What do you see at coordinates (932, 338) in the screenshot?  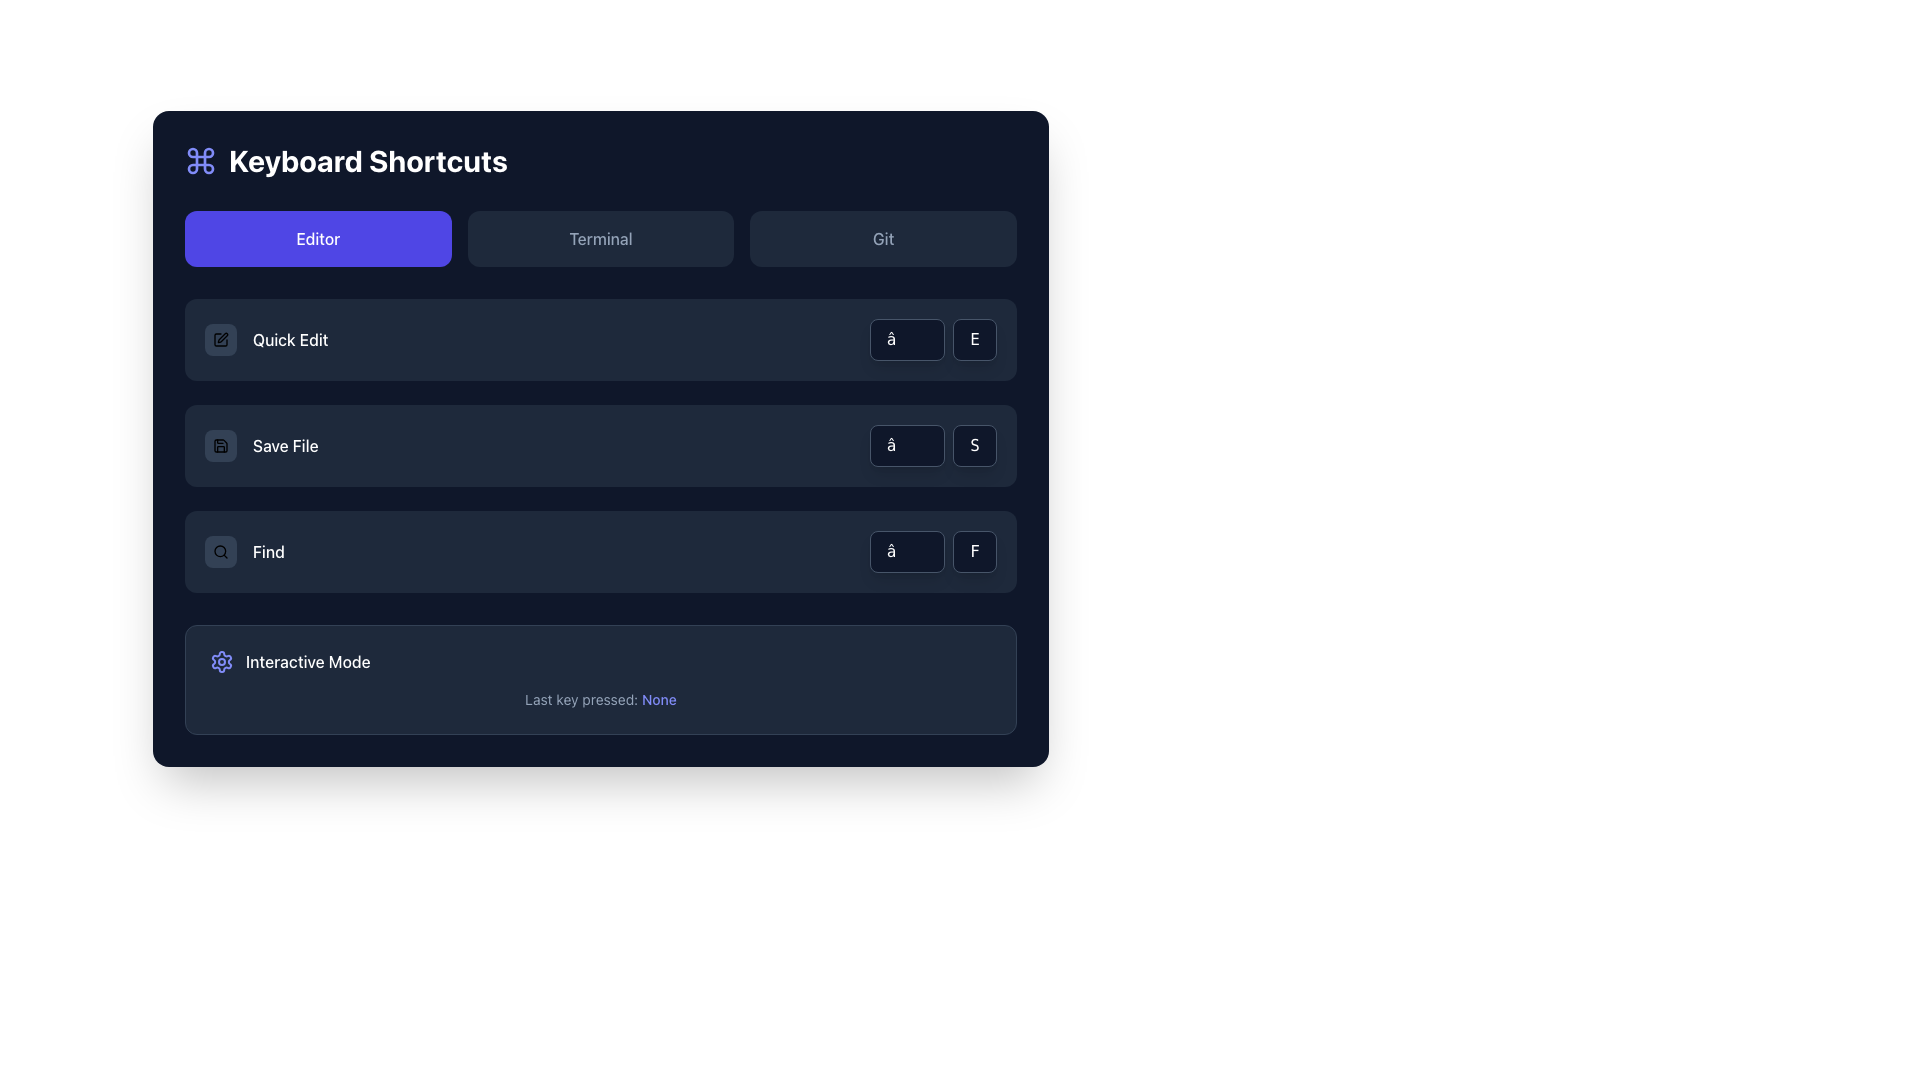 I see `the keyboard shortcut conveyed` at bounding box center [932, 338].